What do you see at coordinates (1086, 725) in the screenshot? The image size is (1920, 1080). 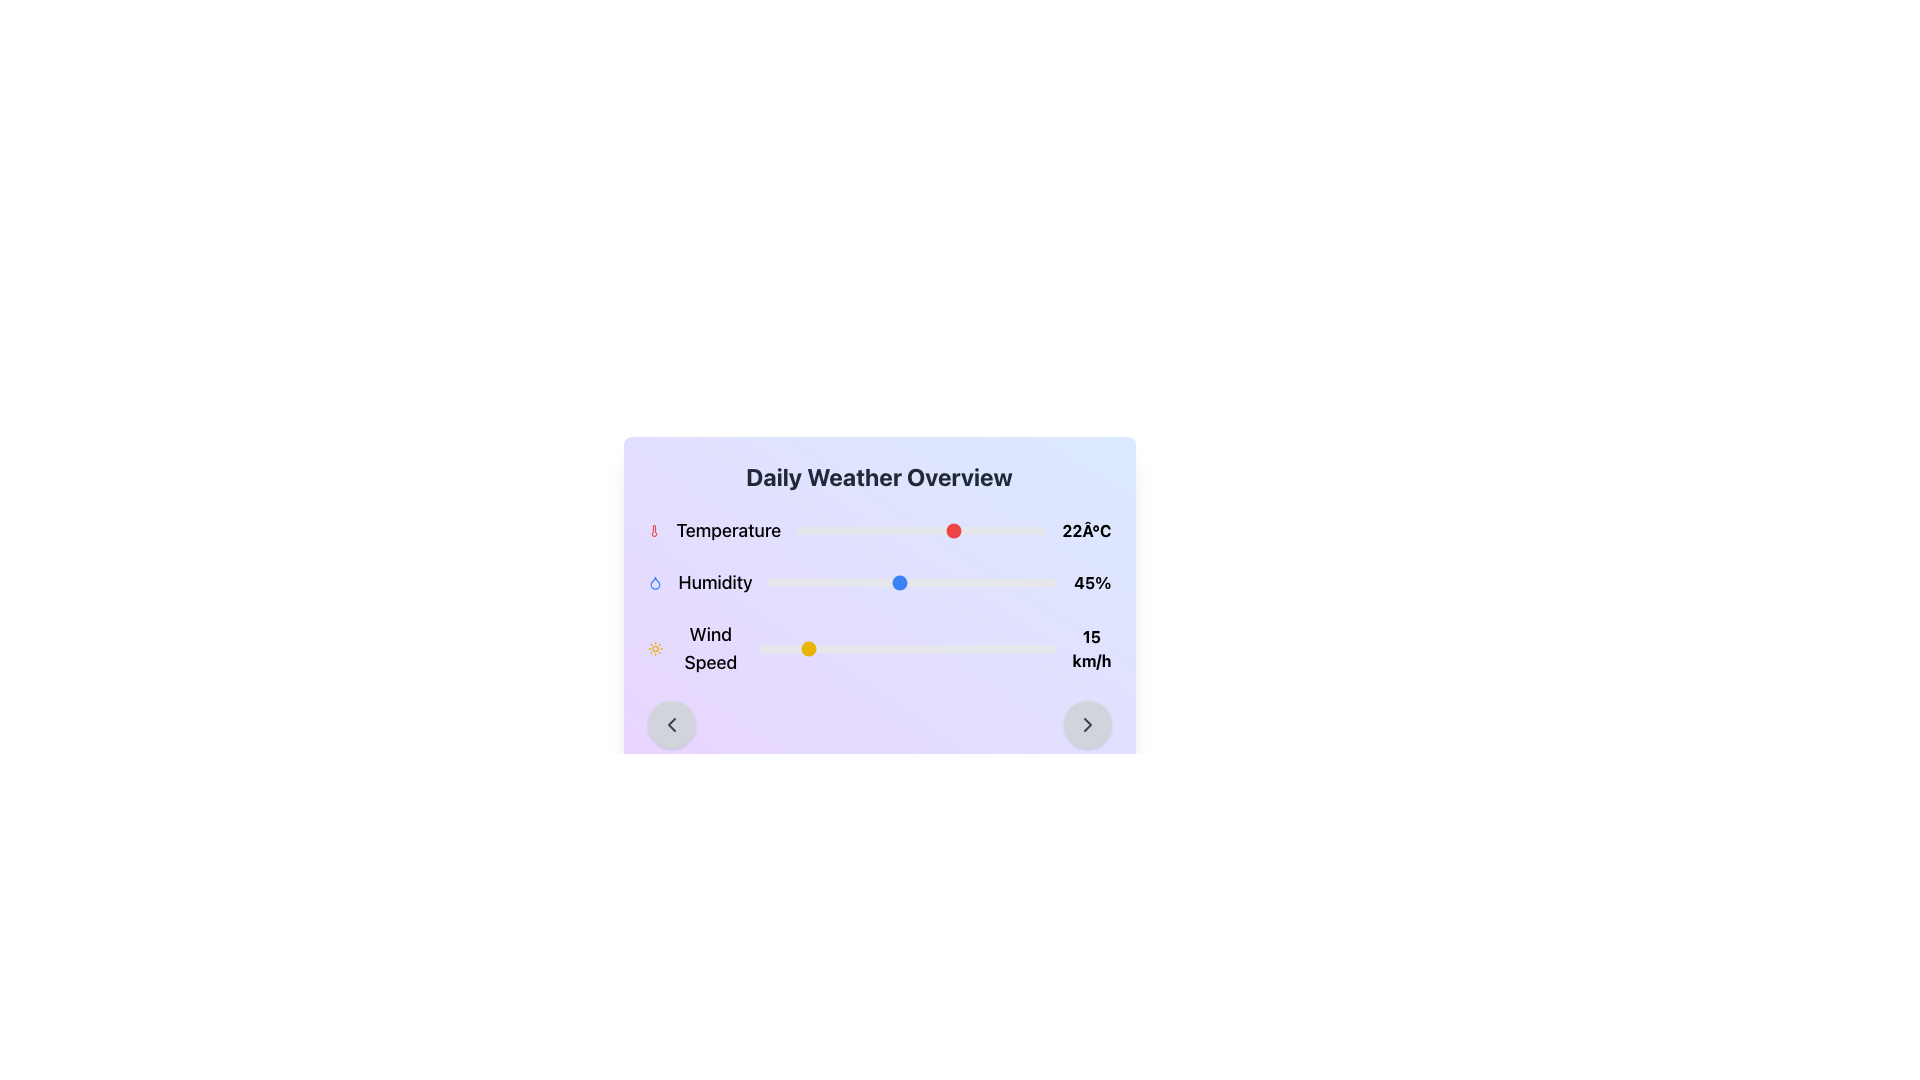 I see `the rightward pointing chevron icon located within the circular button at the bottom-right corner of the 'Daily Weather Overview' panel` at bounding box center [1086, 725].